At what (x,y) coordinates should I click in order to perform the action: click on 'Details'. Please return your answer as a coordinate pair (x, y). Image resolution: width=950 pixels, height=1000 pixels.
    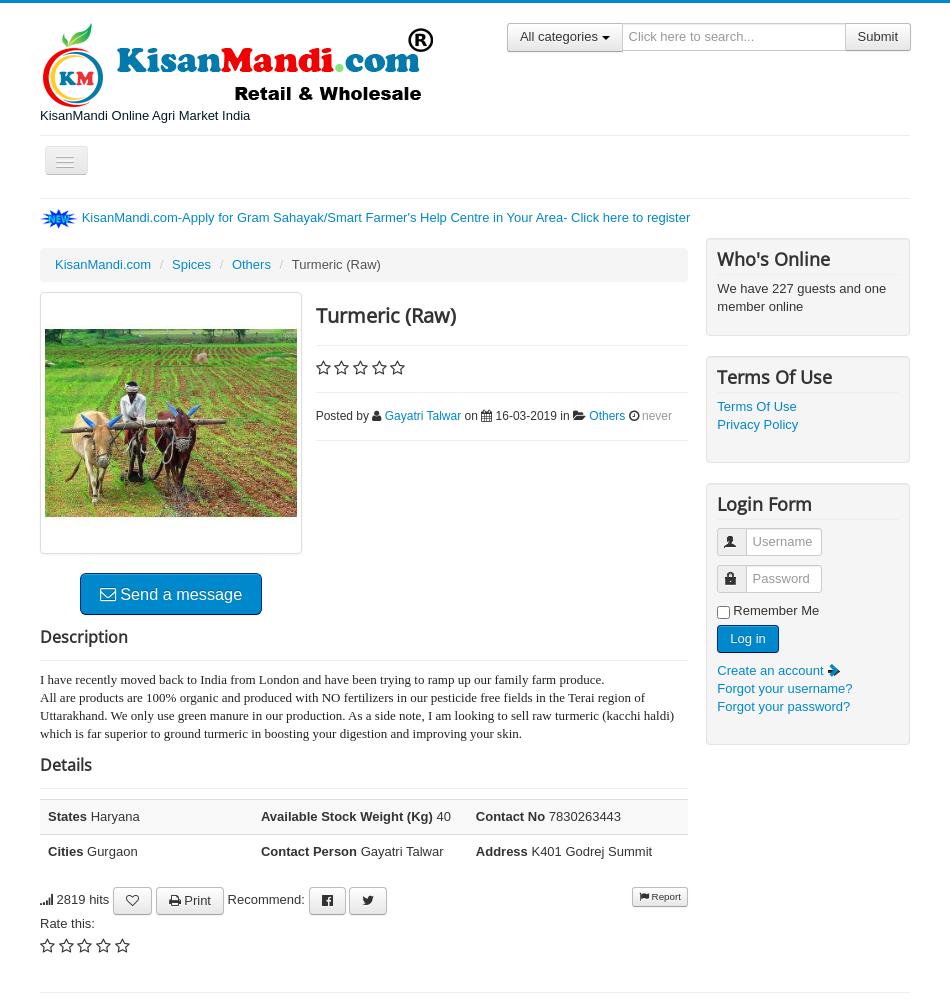
    Looking at the image, I should click on (39, 764).